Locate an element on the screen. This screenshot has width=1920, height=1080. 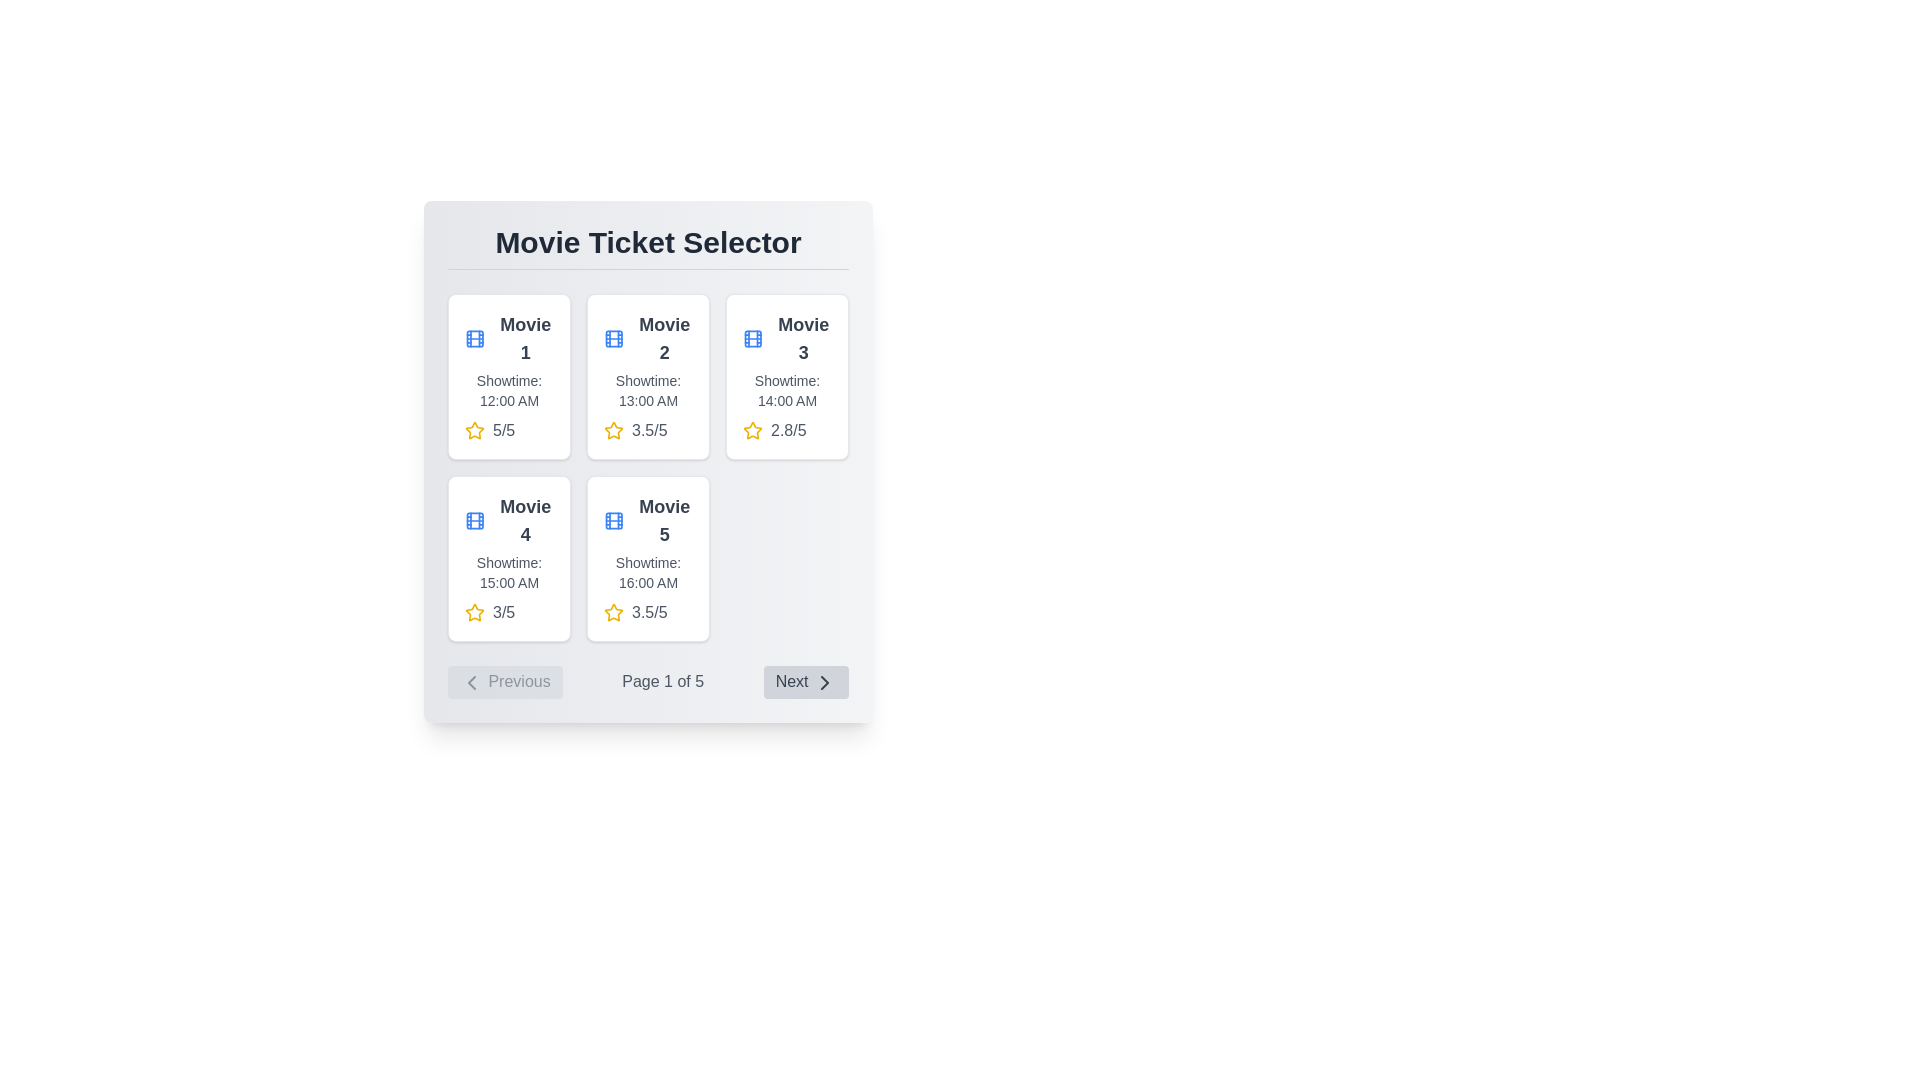
text from the user rating Text Label located in the second card of the grid below the 'Movie 2' title and to the right of the yellow star icon is located at coordinates (649, 430).